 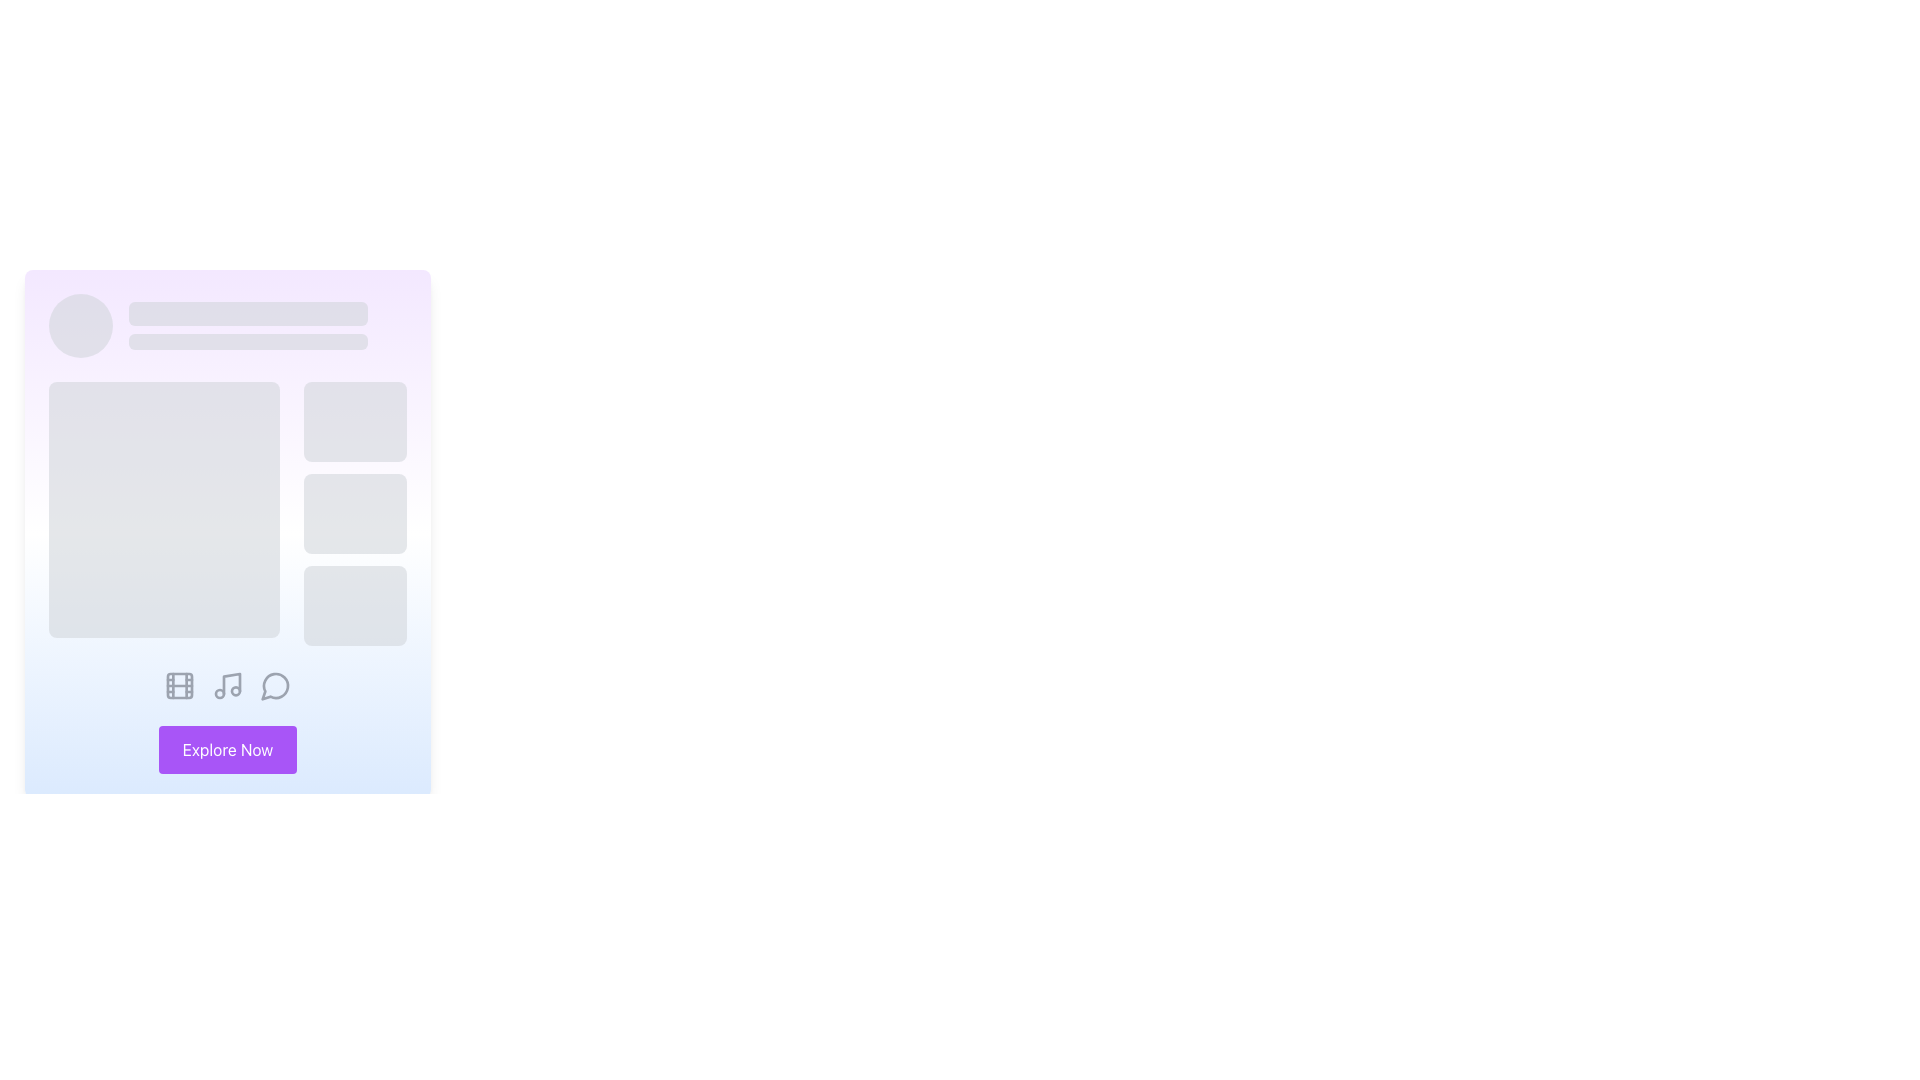 What do you see at coordinates (227, 749) in the screenshot?
I see `the navigation button located at the lower center of the interface, directly beneath three icons` at bounding box center [227, 749].